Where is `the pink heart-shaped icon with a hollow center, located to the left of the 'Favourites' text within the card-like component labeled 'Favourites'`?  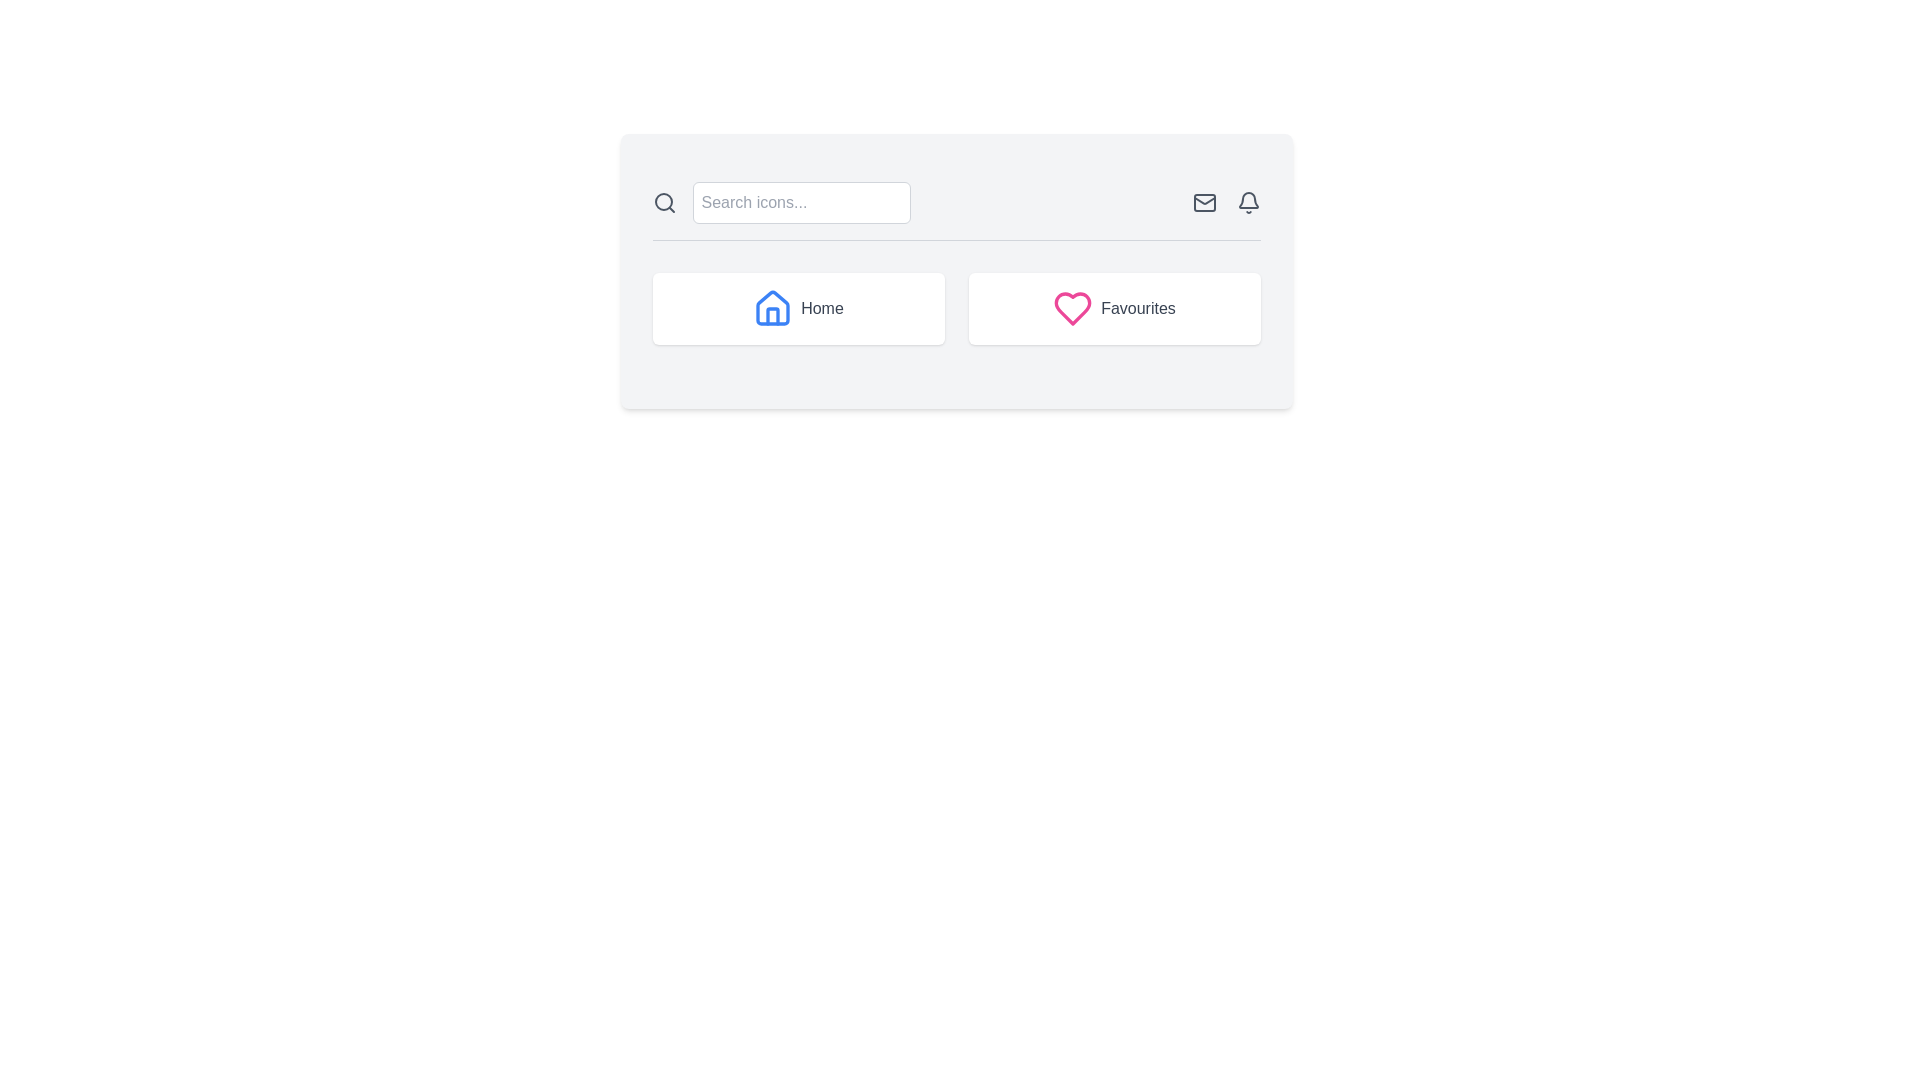 the pink heart-shaped icon with a hollow center, located to the left of the 'Favourites' text within the card-like component labeled 'Favourites' is located at coordinates (1072, 308).